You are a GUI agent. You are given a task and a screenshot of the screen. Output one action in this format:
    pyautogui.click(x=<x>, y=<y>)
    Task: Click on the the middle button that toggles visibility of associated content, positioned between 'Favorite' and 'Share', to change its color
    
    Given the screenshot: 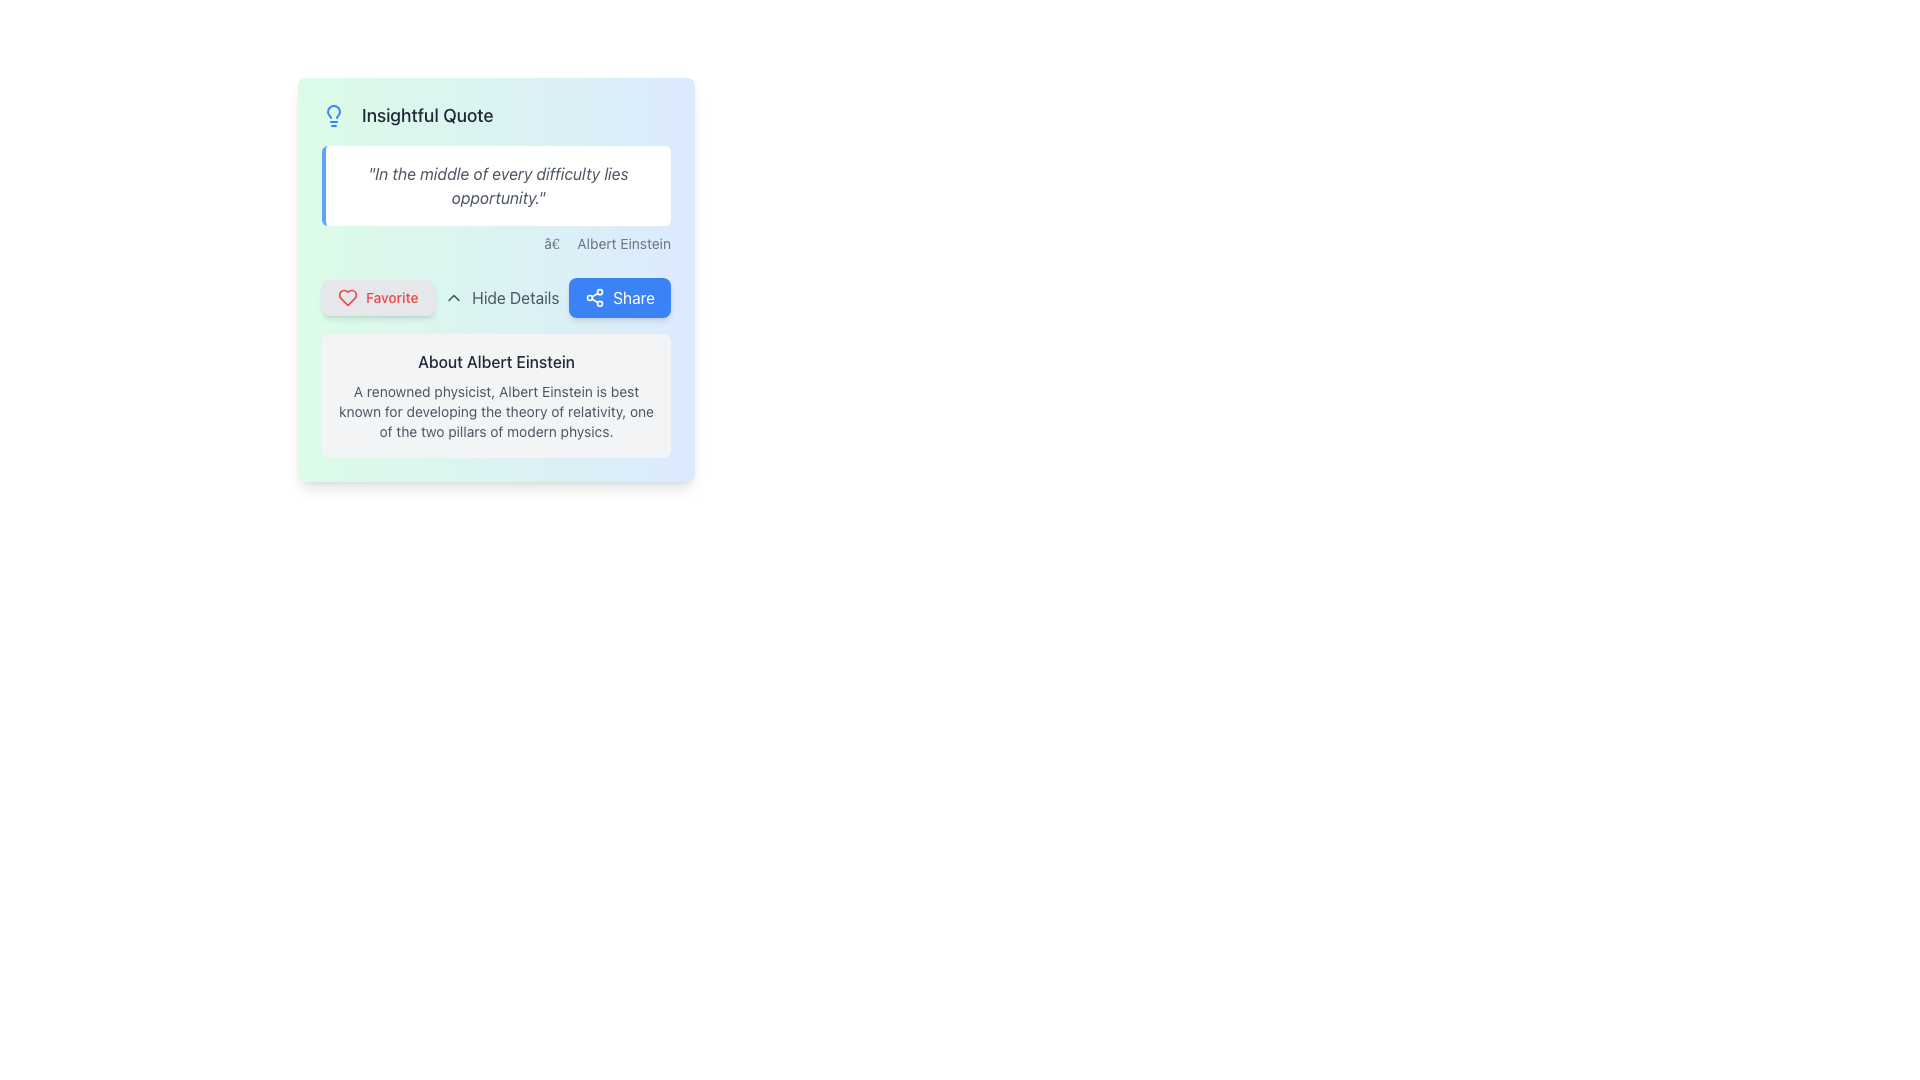 What is the action you would take?
    pyautogui.click(x=501, y=297)
    